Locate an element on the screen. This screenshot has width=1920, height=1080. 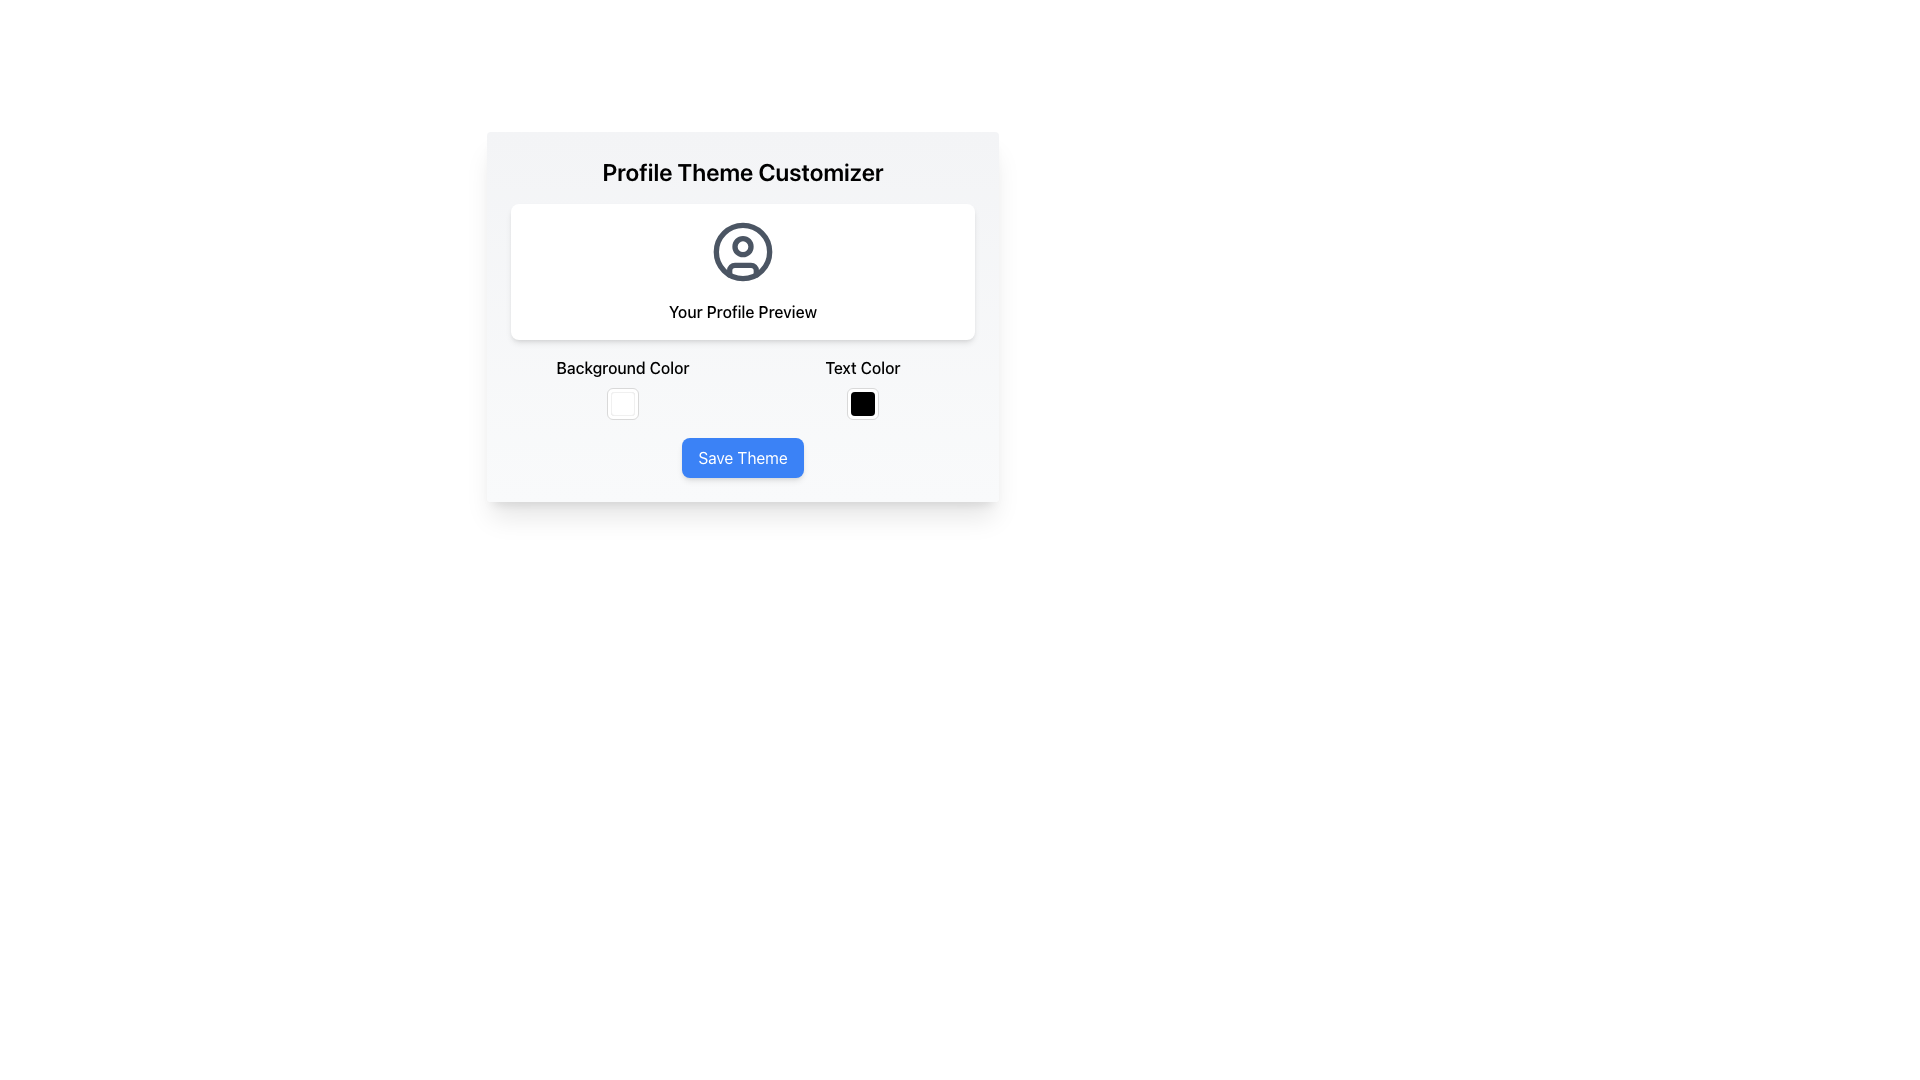
the torso representation in the user profile icon located at the lower portion of the circle, below the head element is located at coordinates (742, 270).